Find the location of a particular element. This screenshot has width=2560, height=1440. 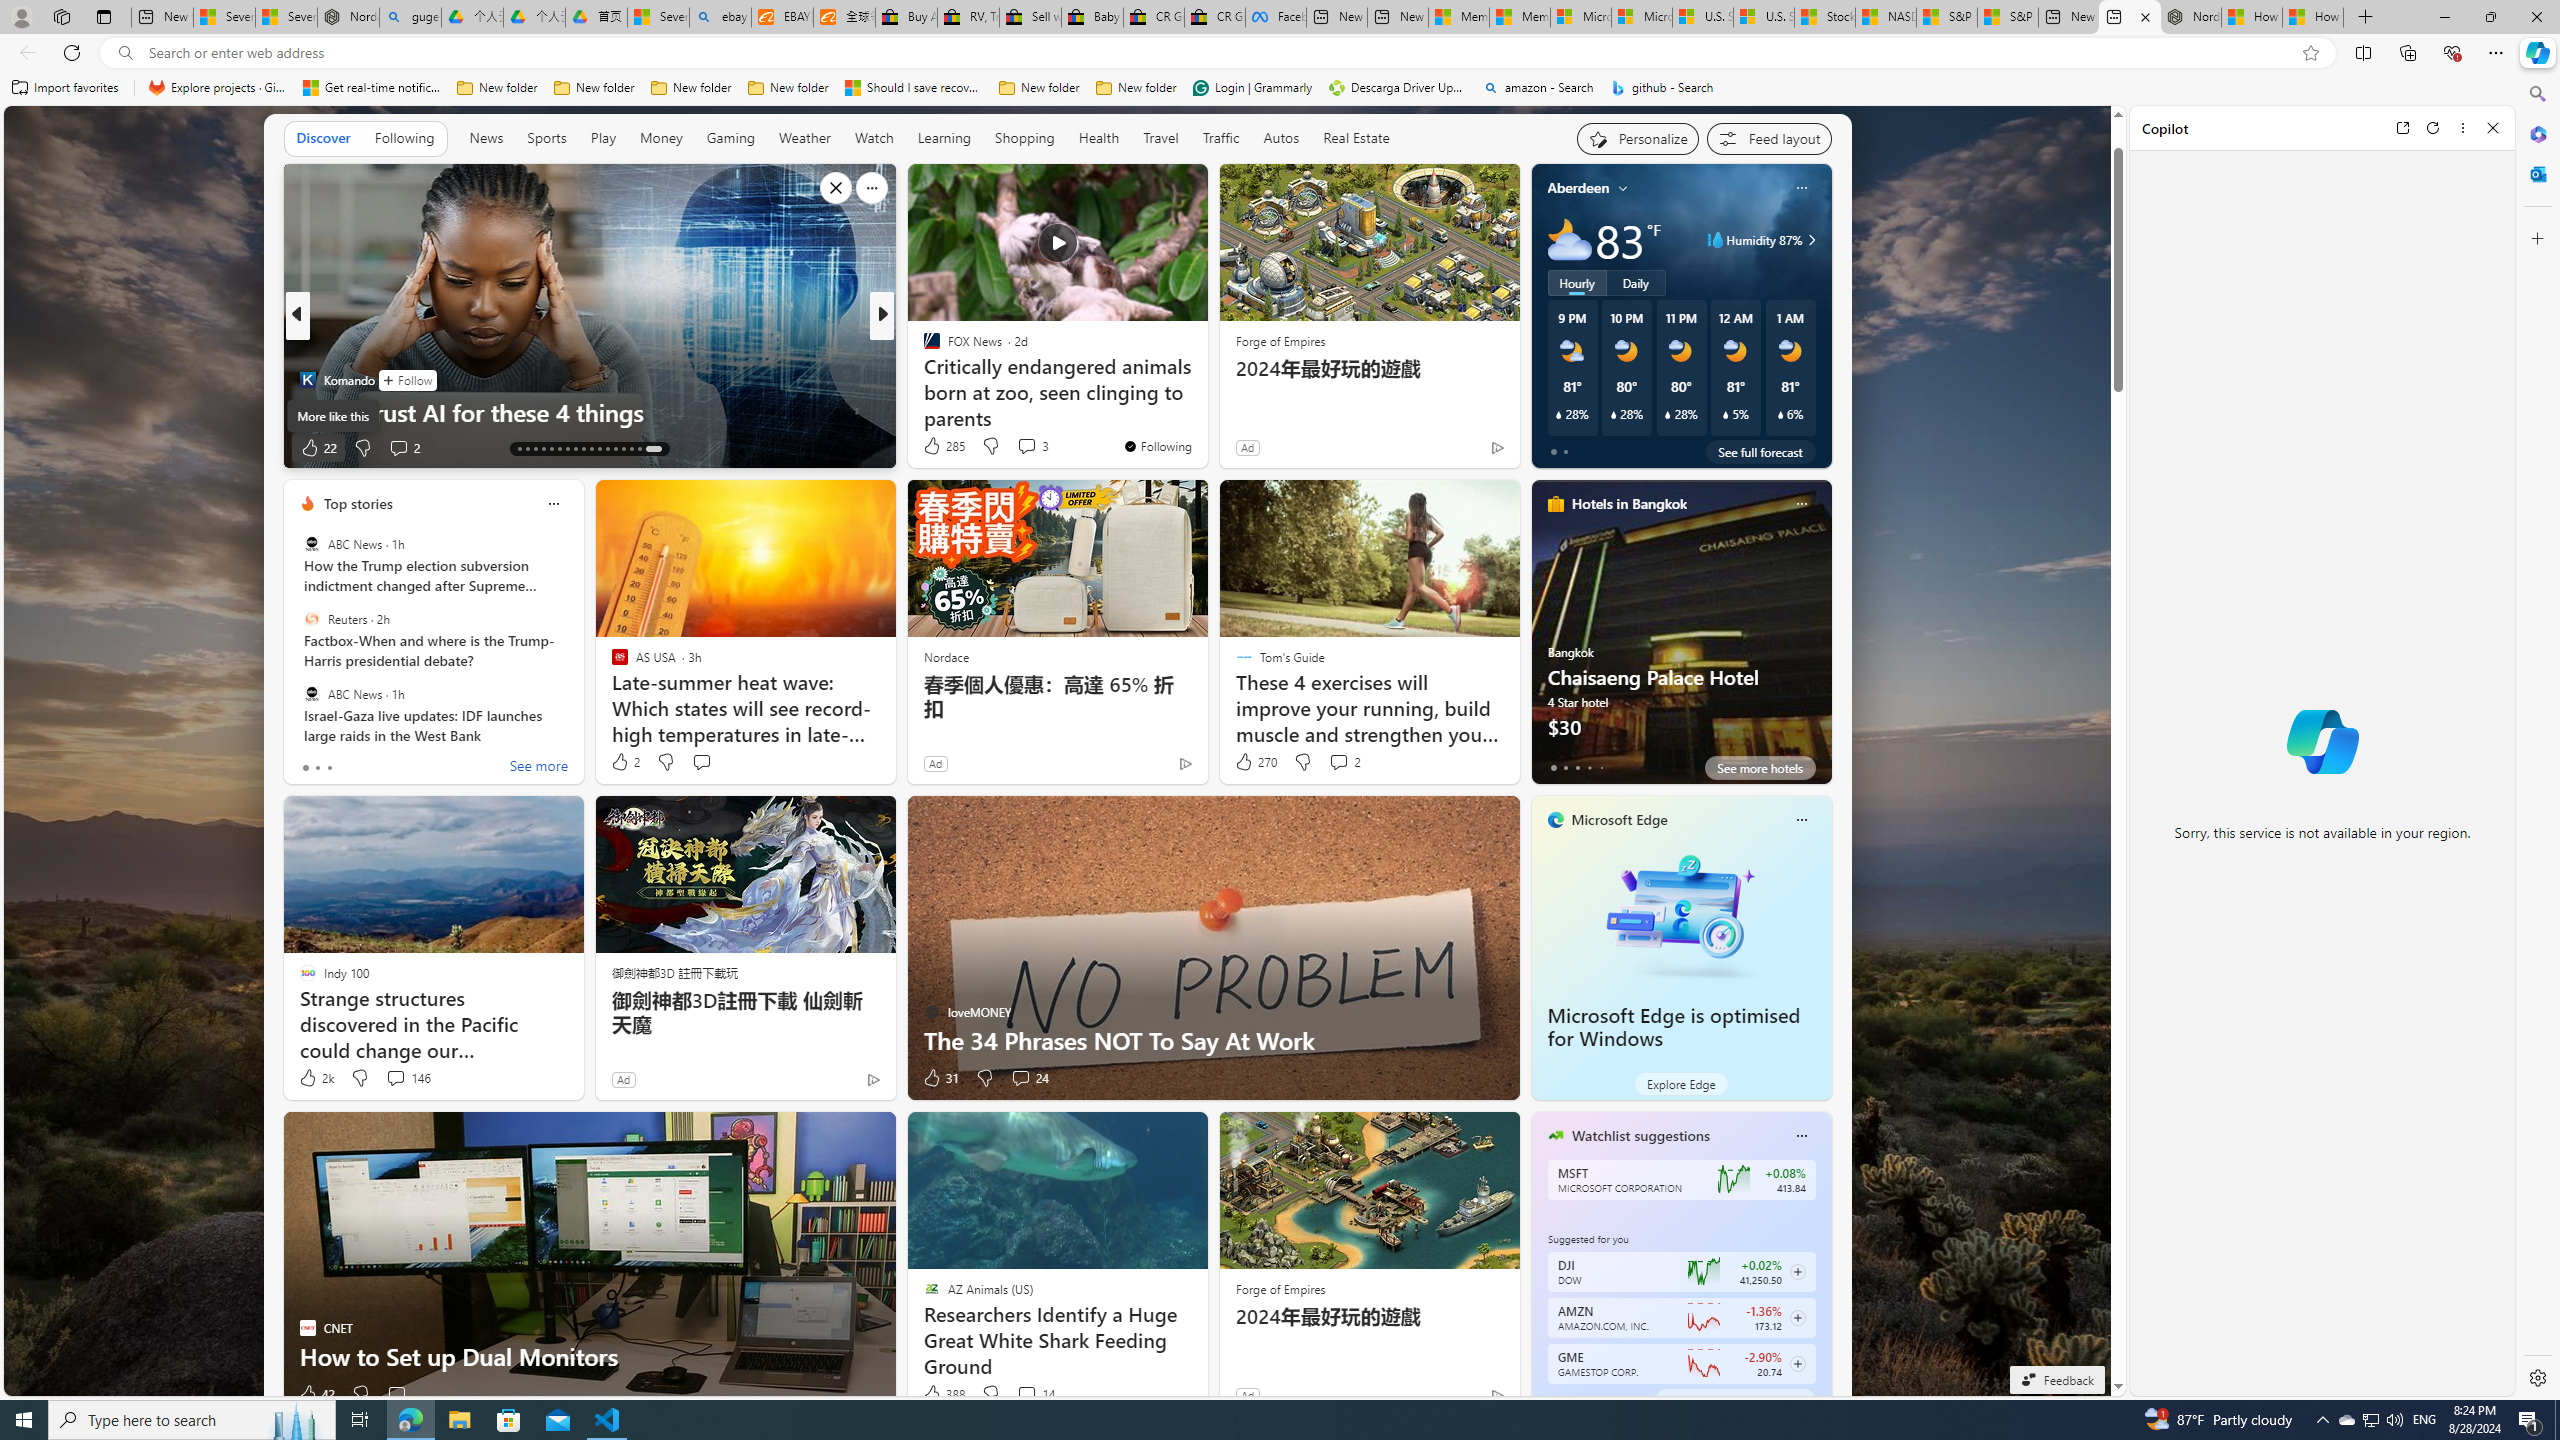

'Watchlist suggestions' is located at coordinates (1639, 1135).